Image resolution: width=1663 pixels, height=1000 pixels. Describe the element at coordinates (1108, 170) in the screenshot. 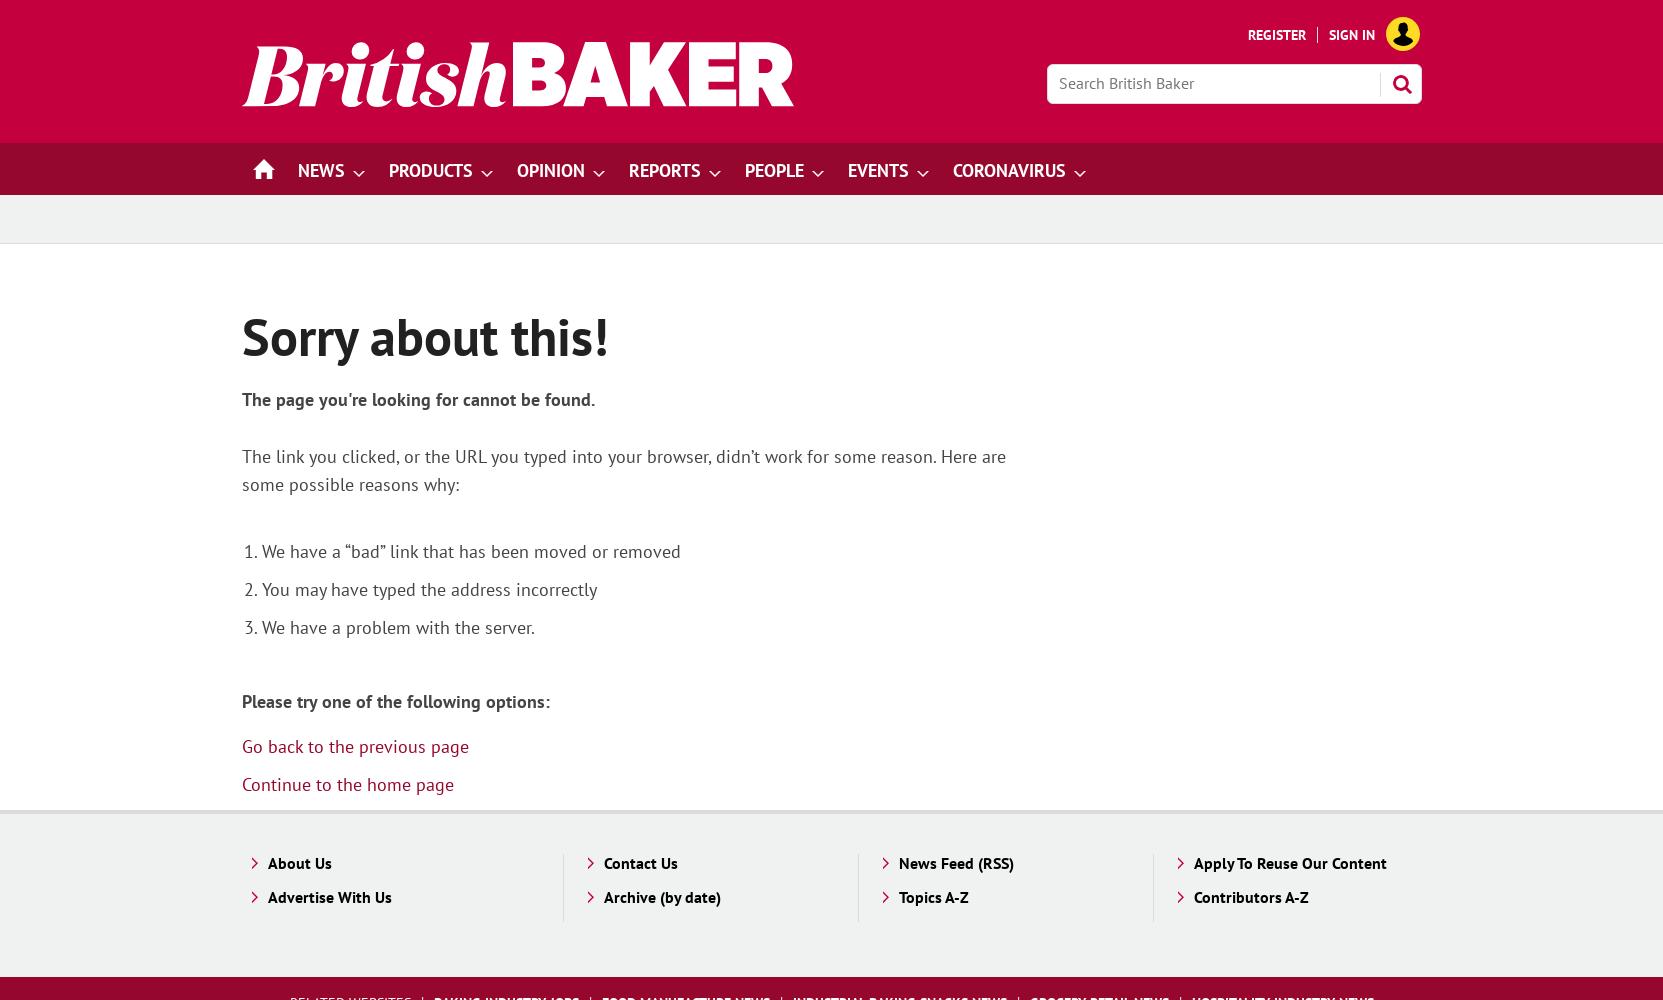

I see `'More from'` at that location.